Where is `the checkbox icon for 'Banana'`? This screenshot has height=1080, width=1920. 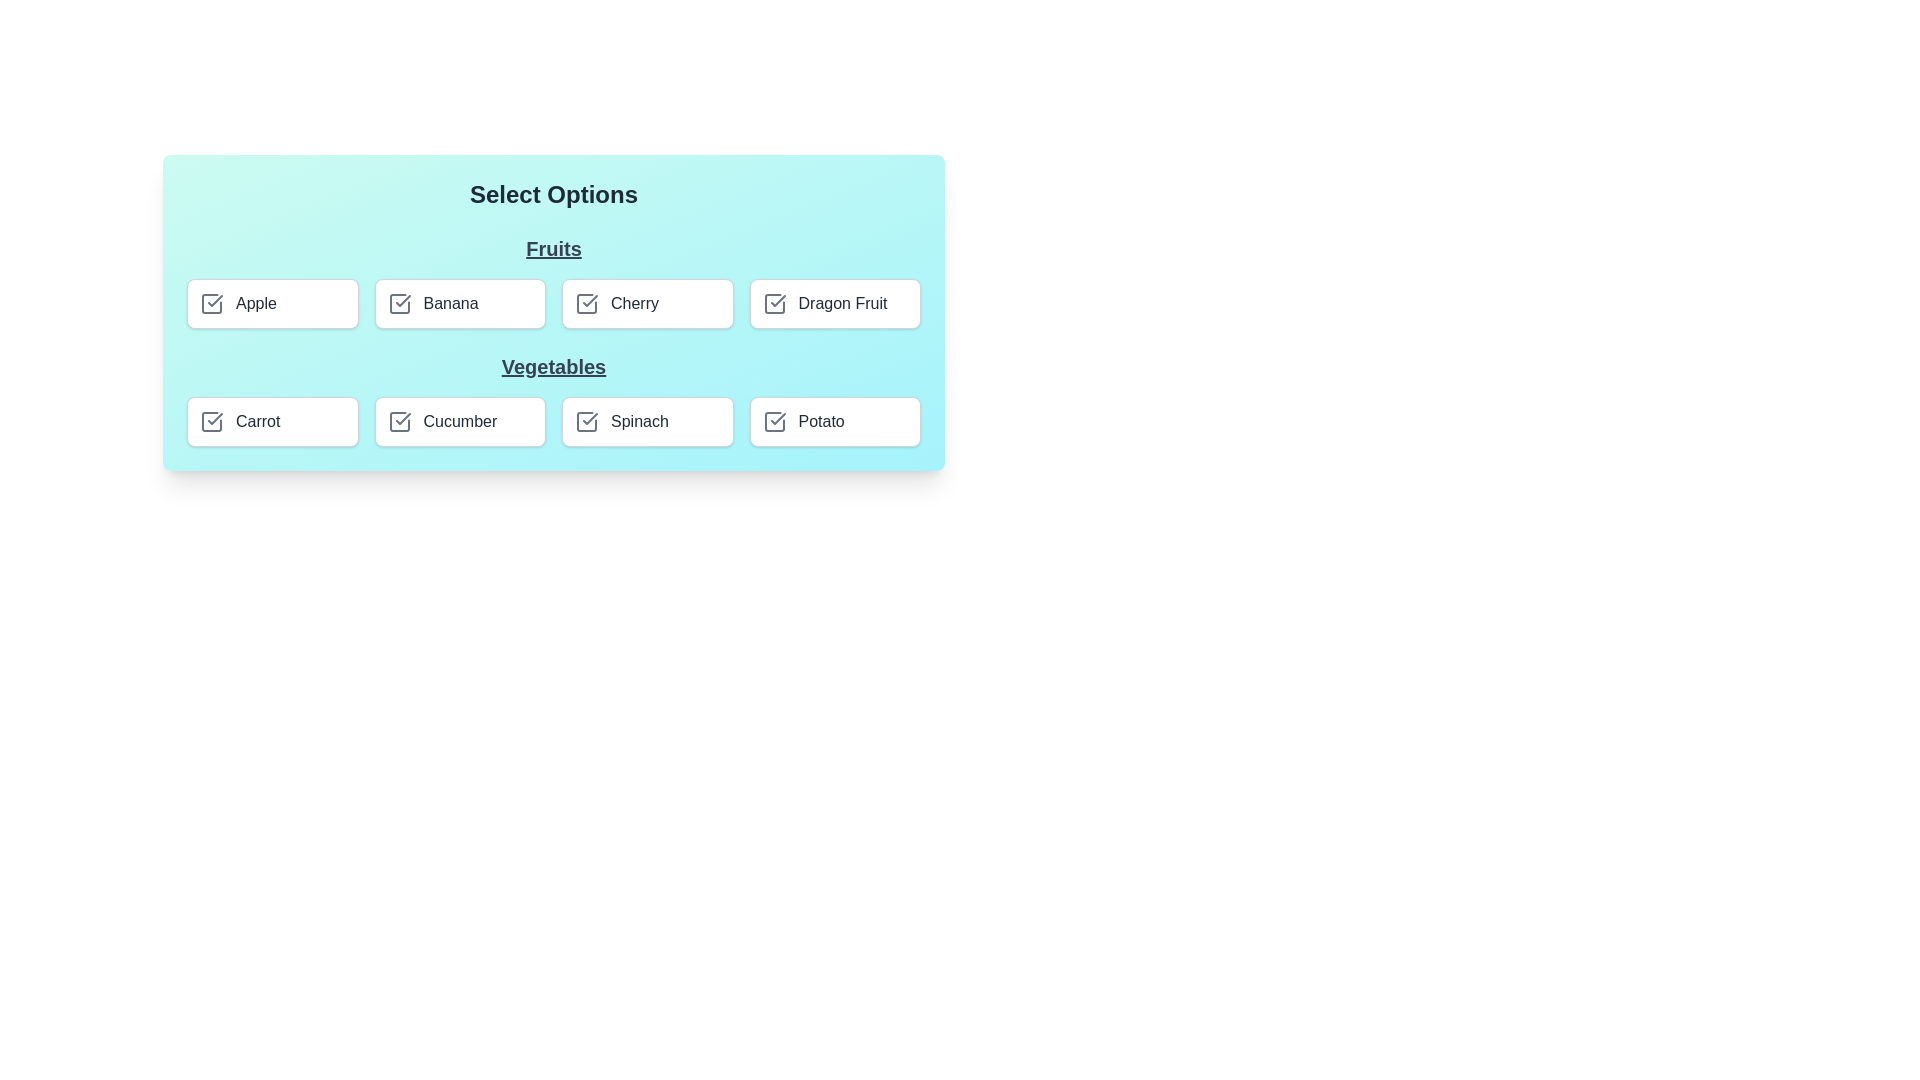
the checkbox icon for 'Banana' is located at coordinates (399, 304).